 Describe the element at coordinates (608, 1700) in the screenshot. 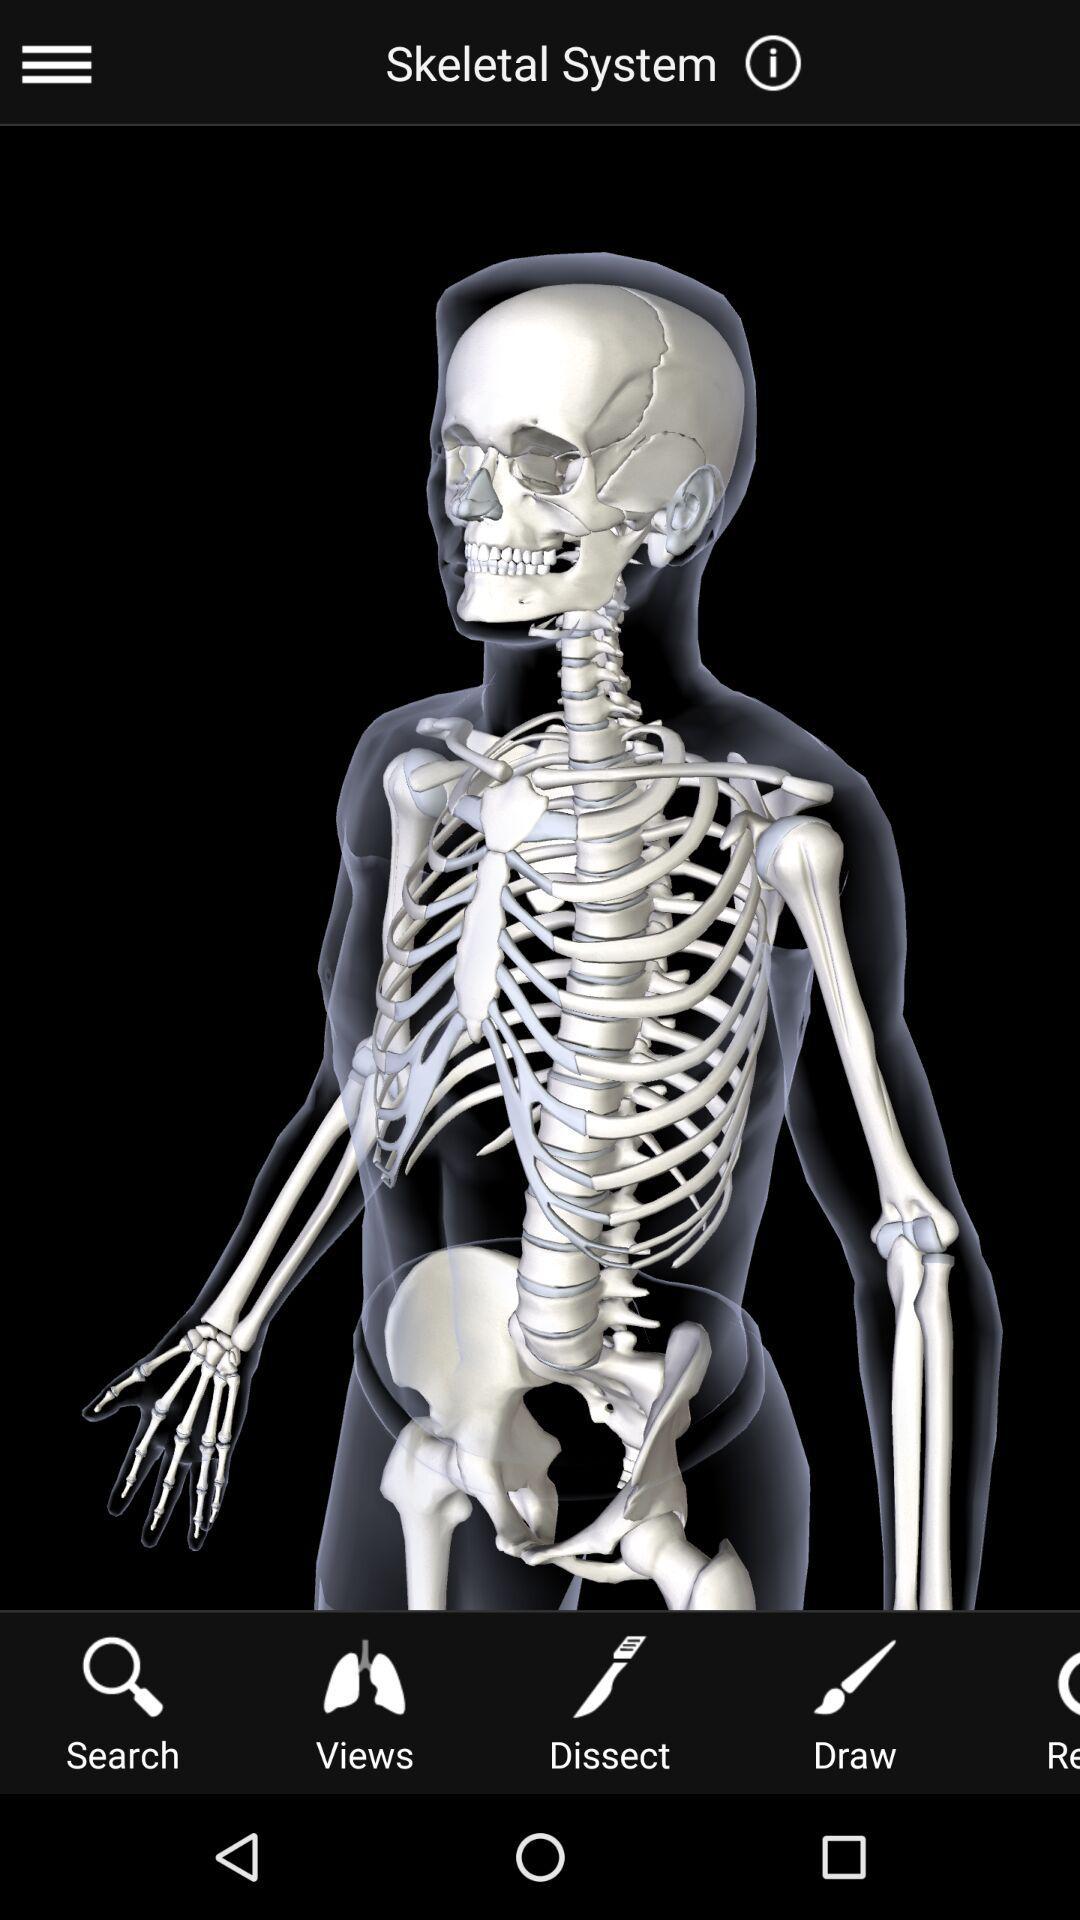

I see `dissect` at that location.